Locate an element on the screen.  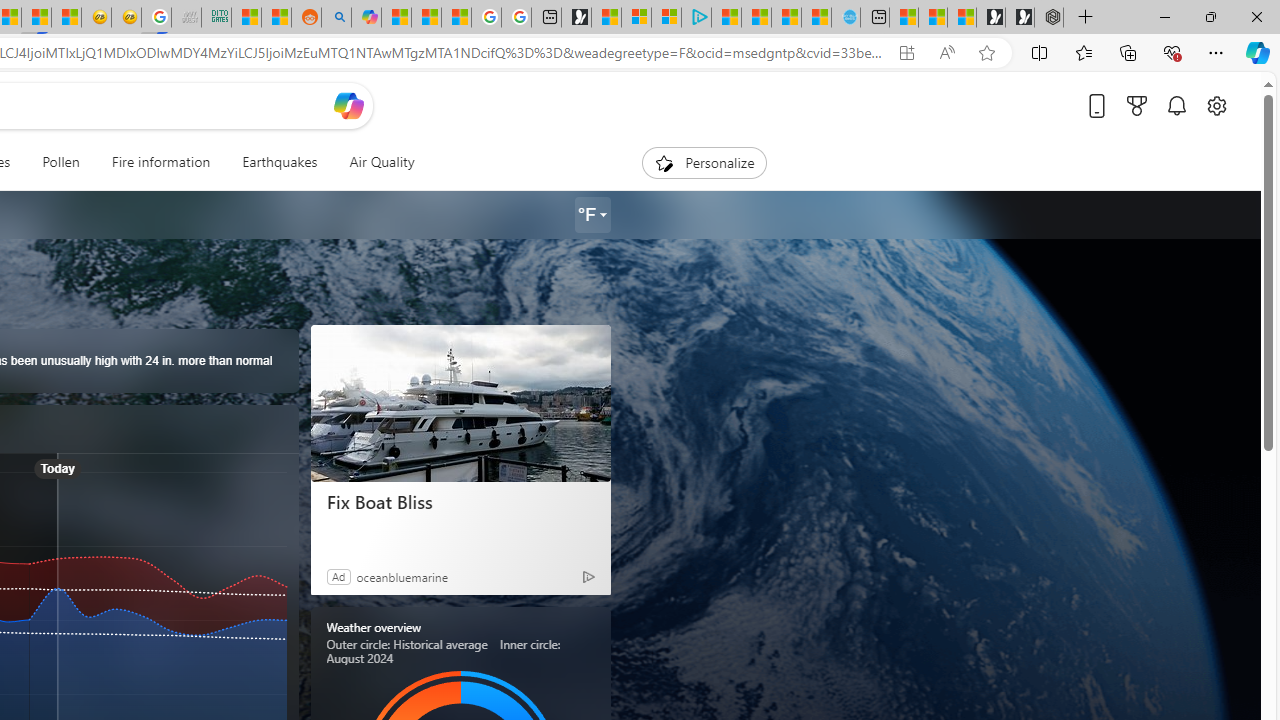
'Fire information' is located at coordinates (161, 162).